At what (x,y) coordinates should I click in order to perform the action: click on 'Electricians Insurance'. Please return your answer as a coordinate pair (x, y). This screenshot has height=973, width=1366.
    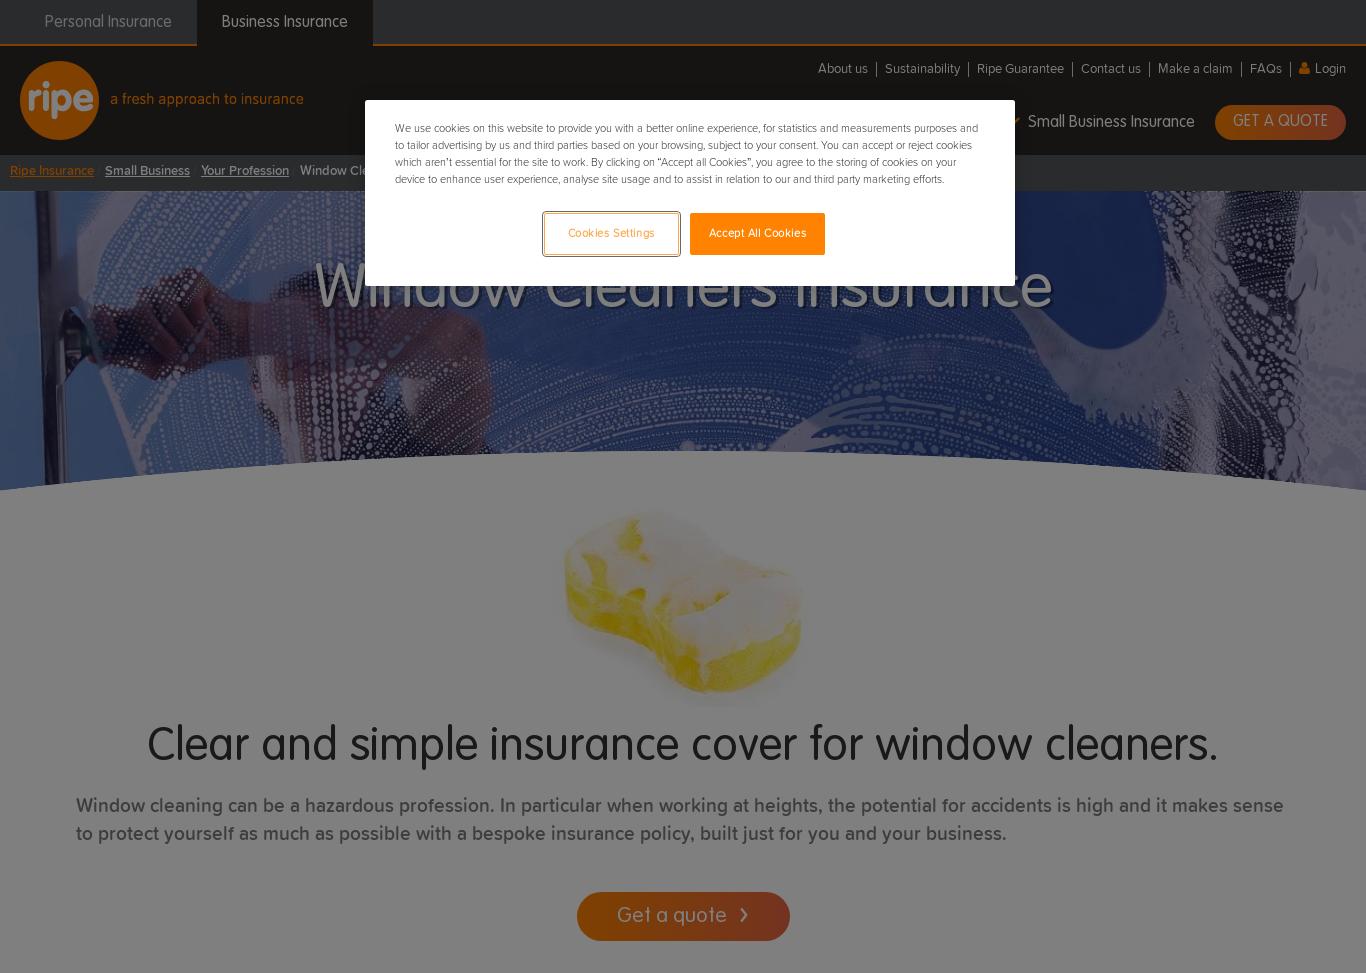
    Looking at the image, I should click on (663, 321).